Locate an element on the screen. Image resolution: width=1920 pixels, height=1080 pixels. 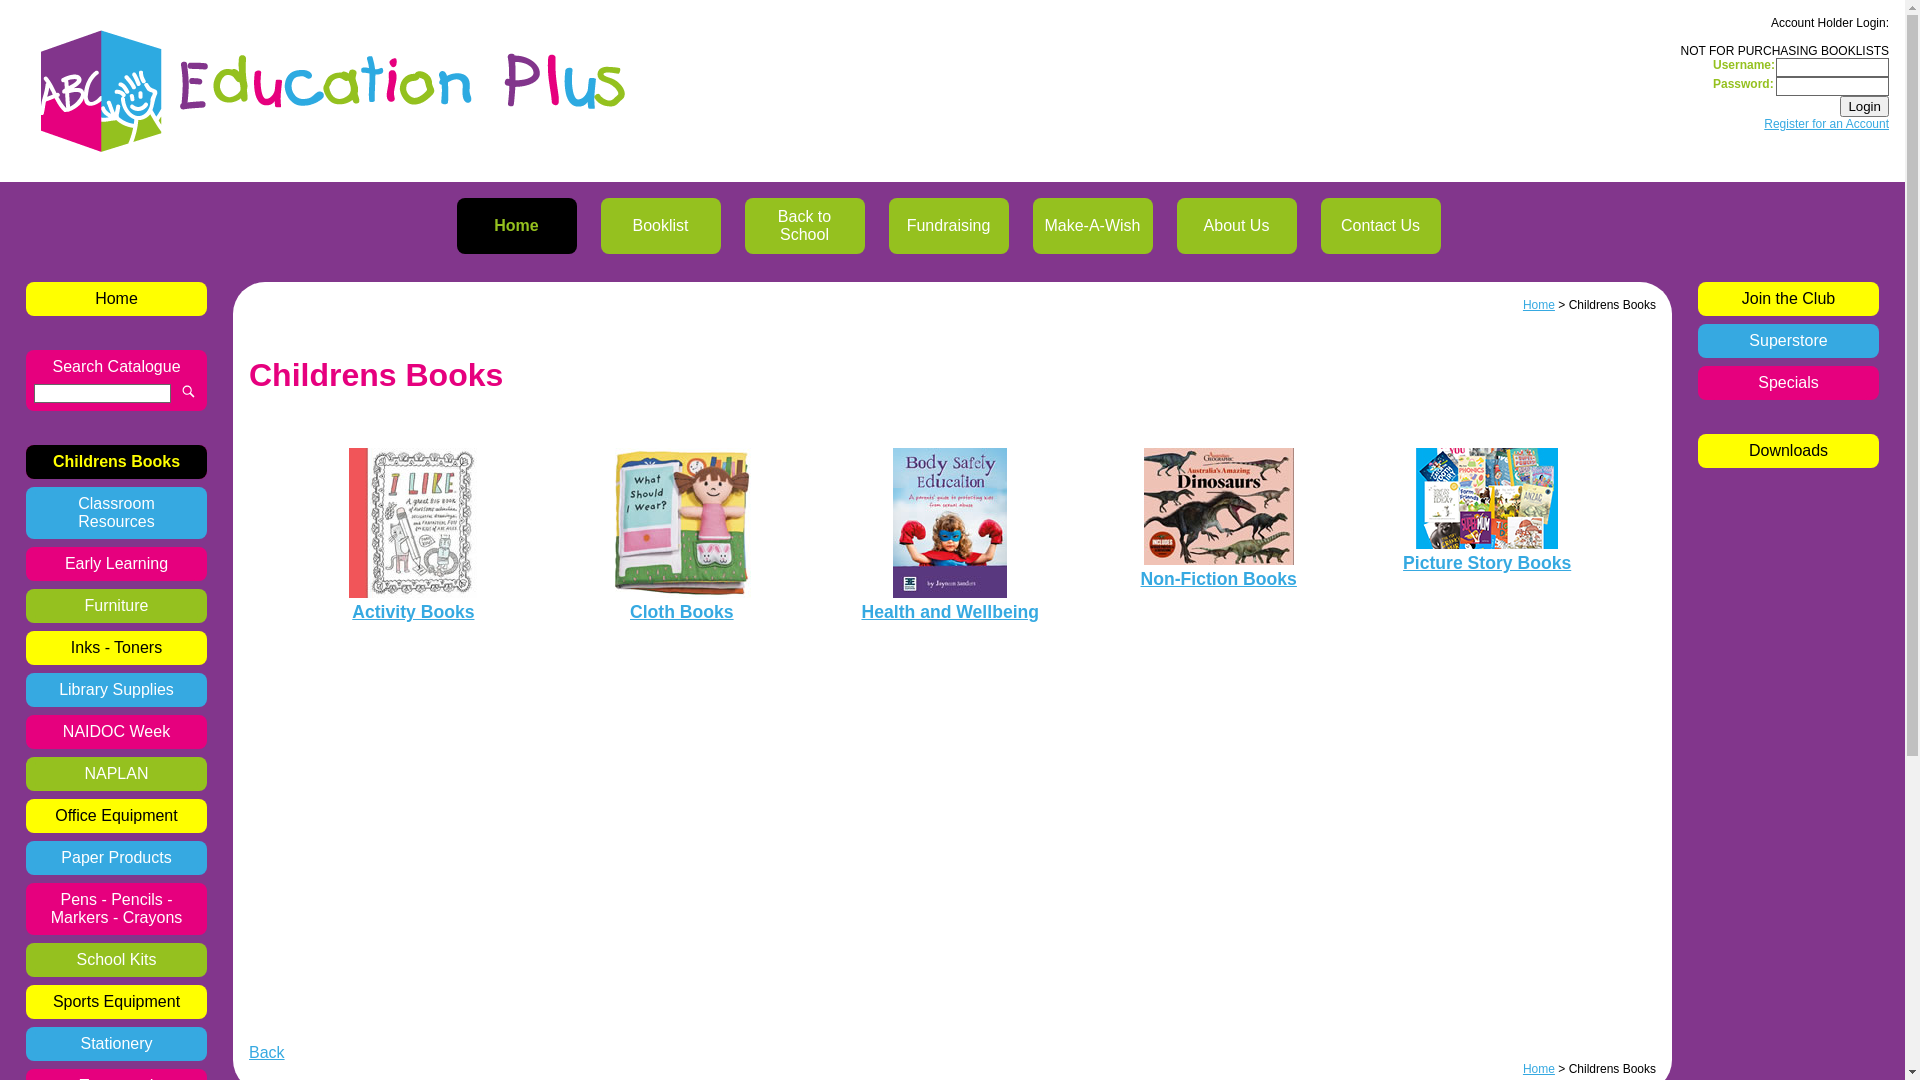
'Specials' is located at coordinates (1788, 382).